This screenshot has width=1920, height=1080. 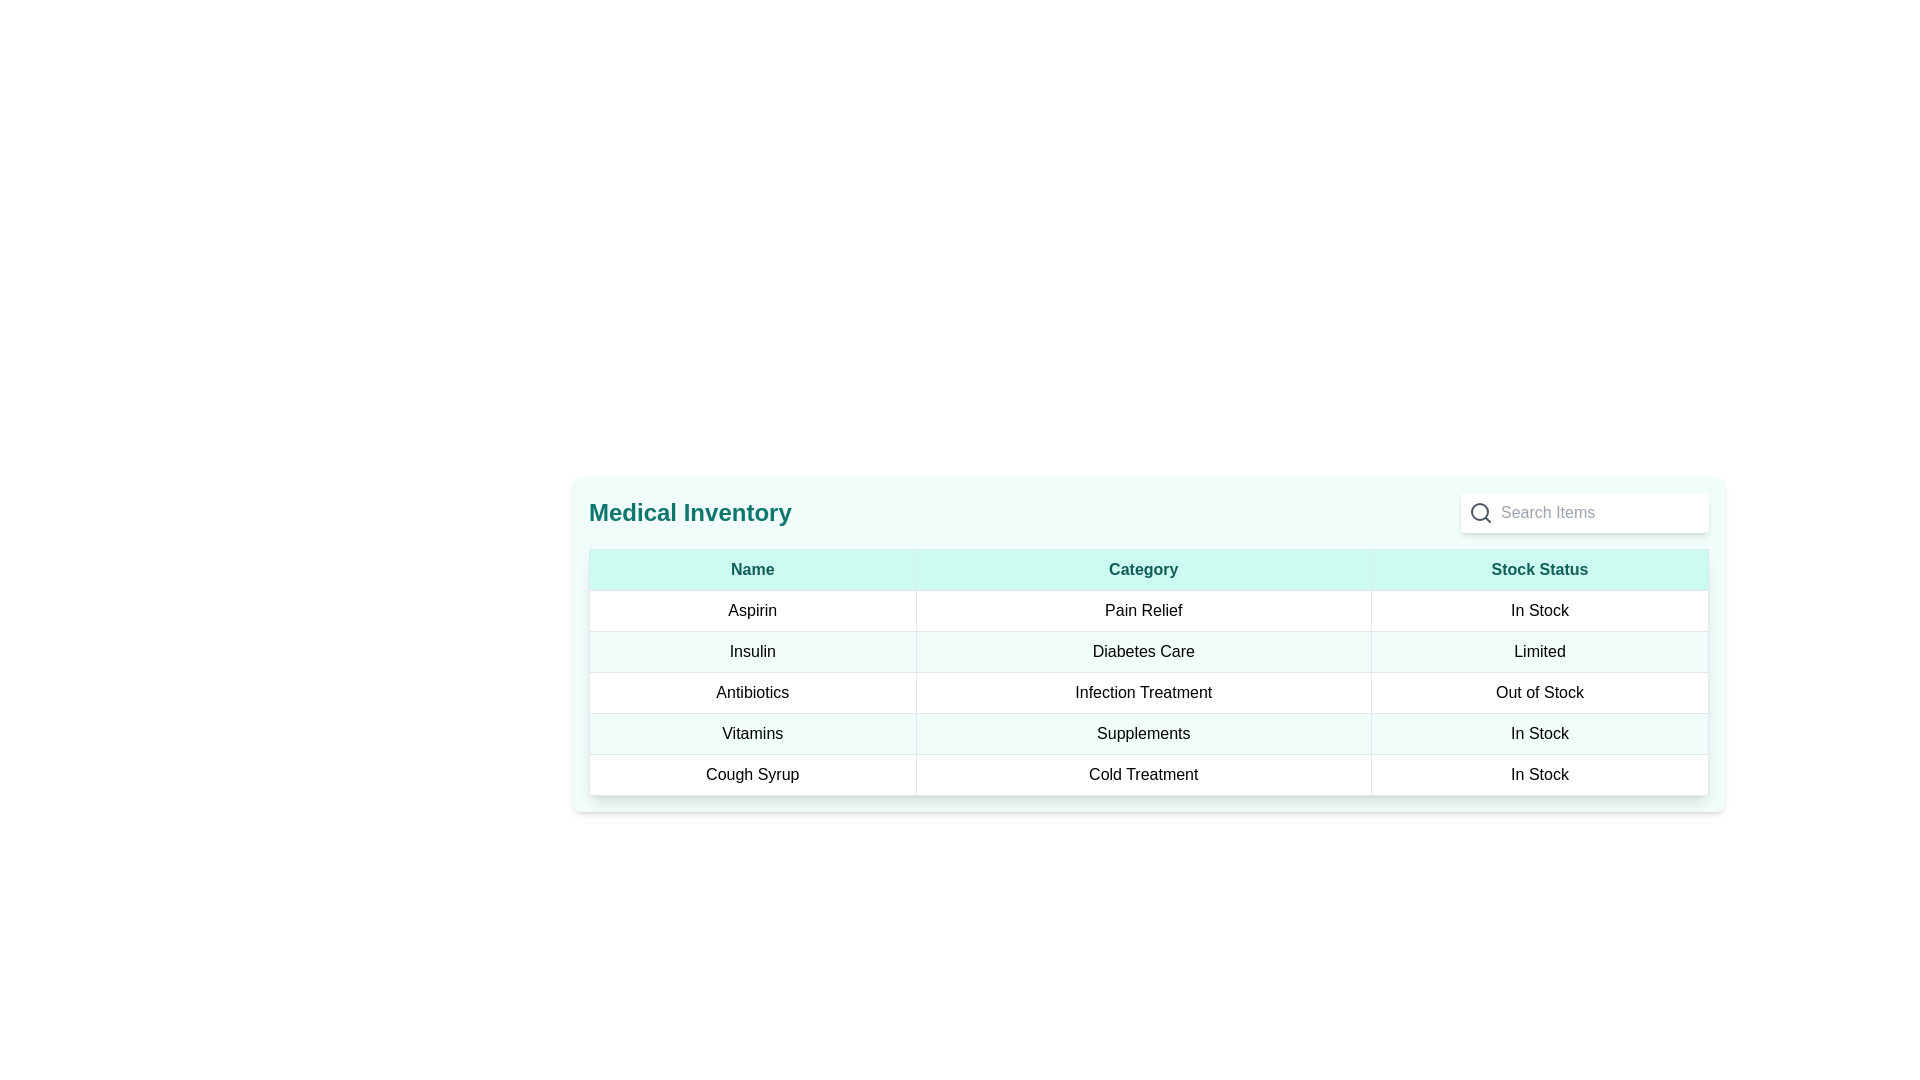 What do you see at coordinates (751, 570) in the screenshot?
I see `the Table Header Cell that contains the text 'Name', which has a light green background and dark green centered text` at bounding box center [751, 570].